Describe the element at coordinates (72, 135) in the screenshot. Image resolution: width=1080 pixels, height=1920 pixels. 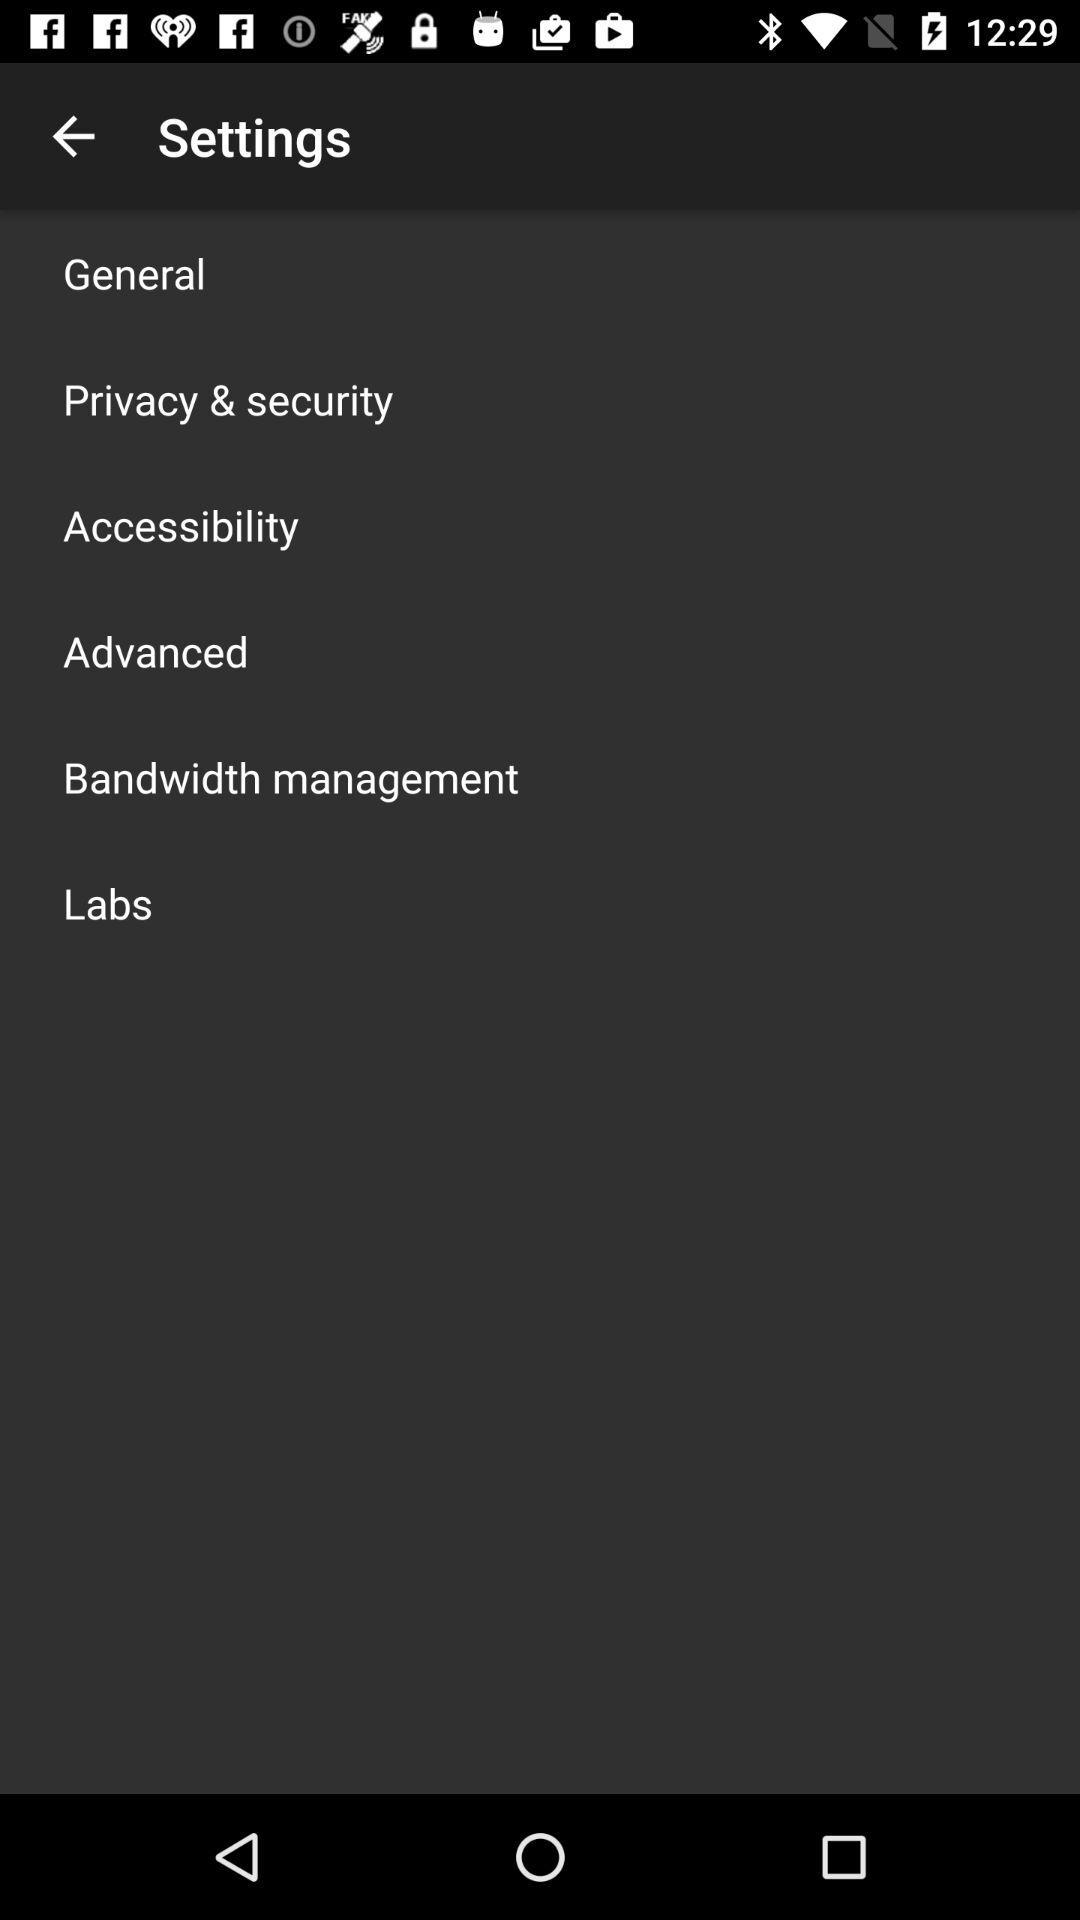
I see `the item next to the settings icon` at that location.